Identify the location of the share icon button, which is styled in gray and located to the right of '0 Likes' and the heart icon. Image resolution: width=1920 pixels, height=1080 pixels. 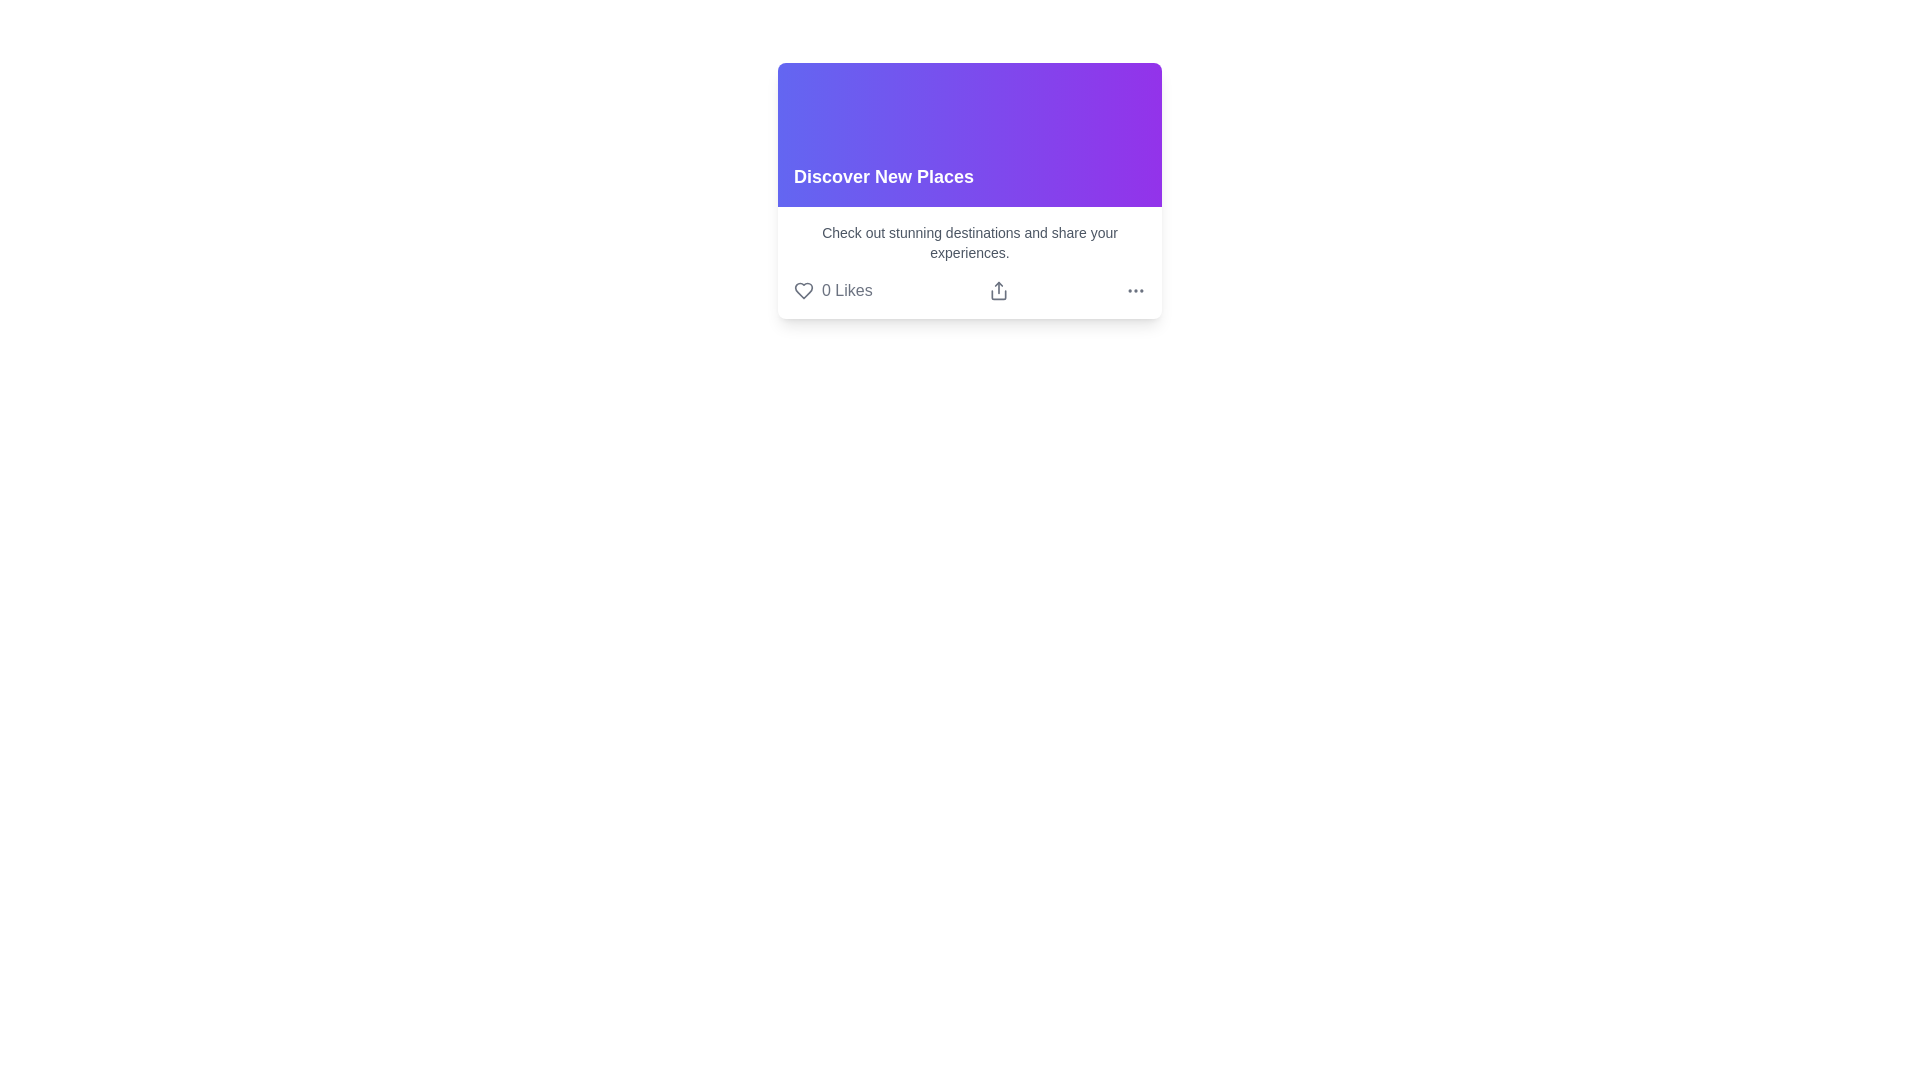
(999, 290).